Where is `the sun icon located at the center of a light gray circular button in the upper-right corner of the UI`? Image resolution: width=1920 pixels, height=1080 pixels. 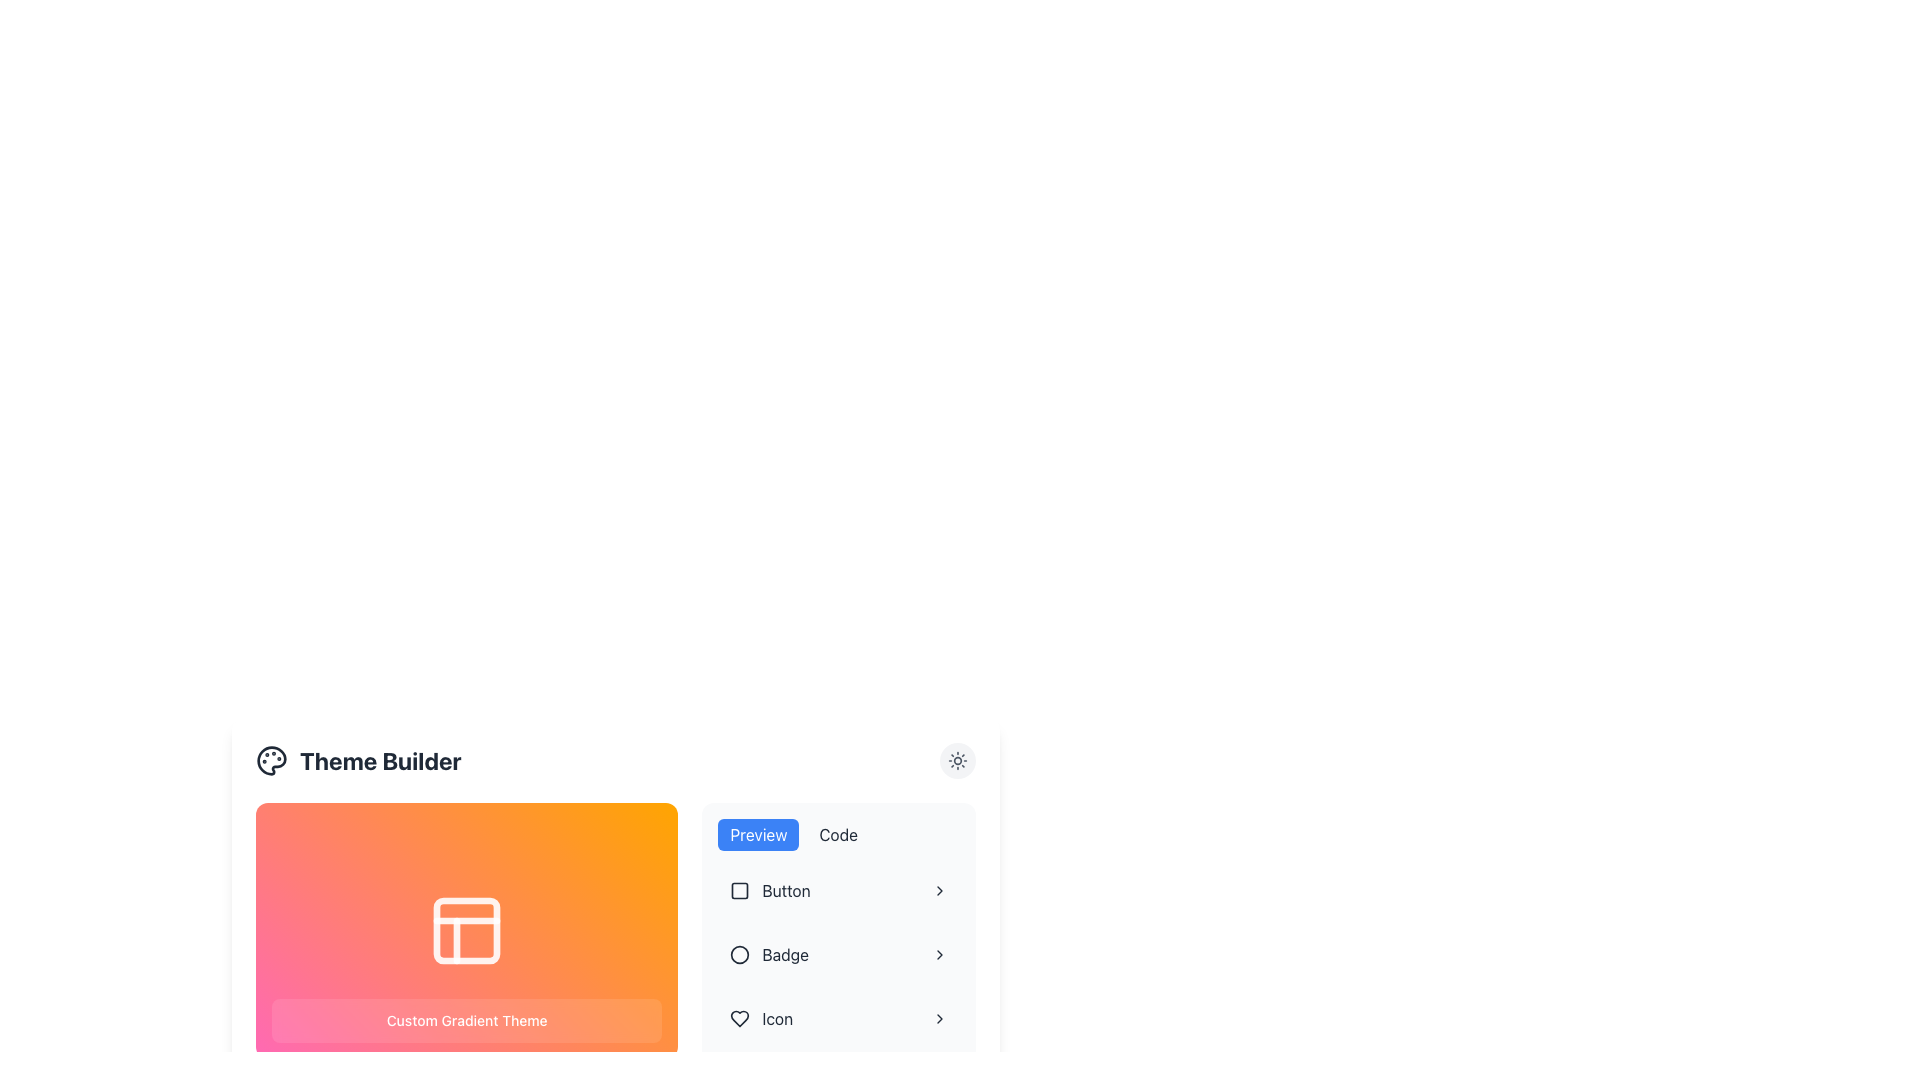 the sun icon located at the center of a light gray circular button in the upper-right corner of the UI is located at coordinates (957, 760).